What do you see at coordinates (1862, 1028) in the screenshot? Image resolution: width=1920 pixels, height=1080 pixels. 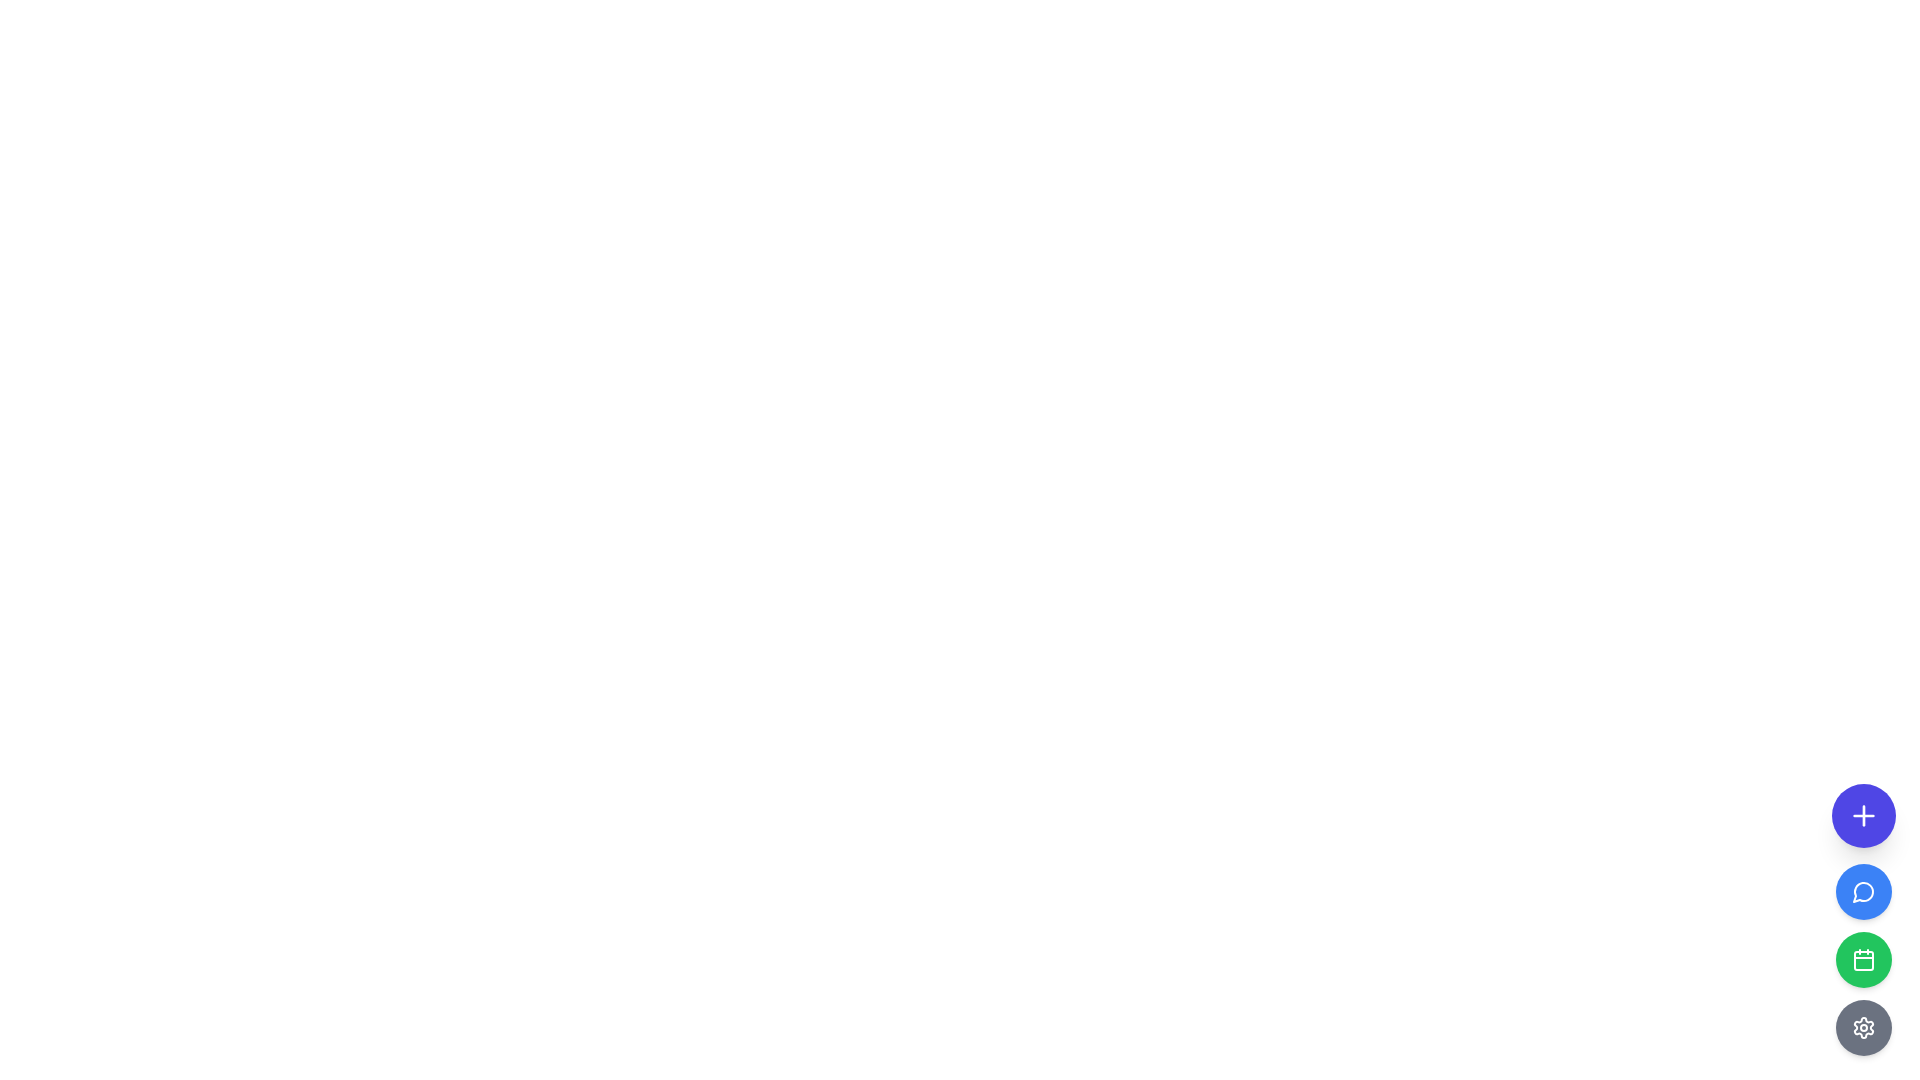 I see `the circular gray button with a gear icon, which is the fourth button in a vertical stack of similar buttons` at bounding box center [1862, 1028].